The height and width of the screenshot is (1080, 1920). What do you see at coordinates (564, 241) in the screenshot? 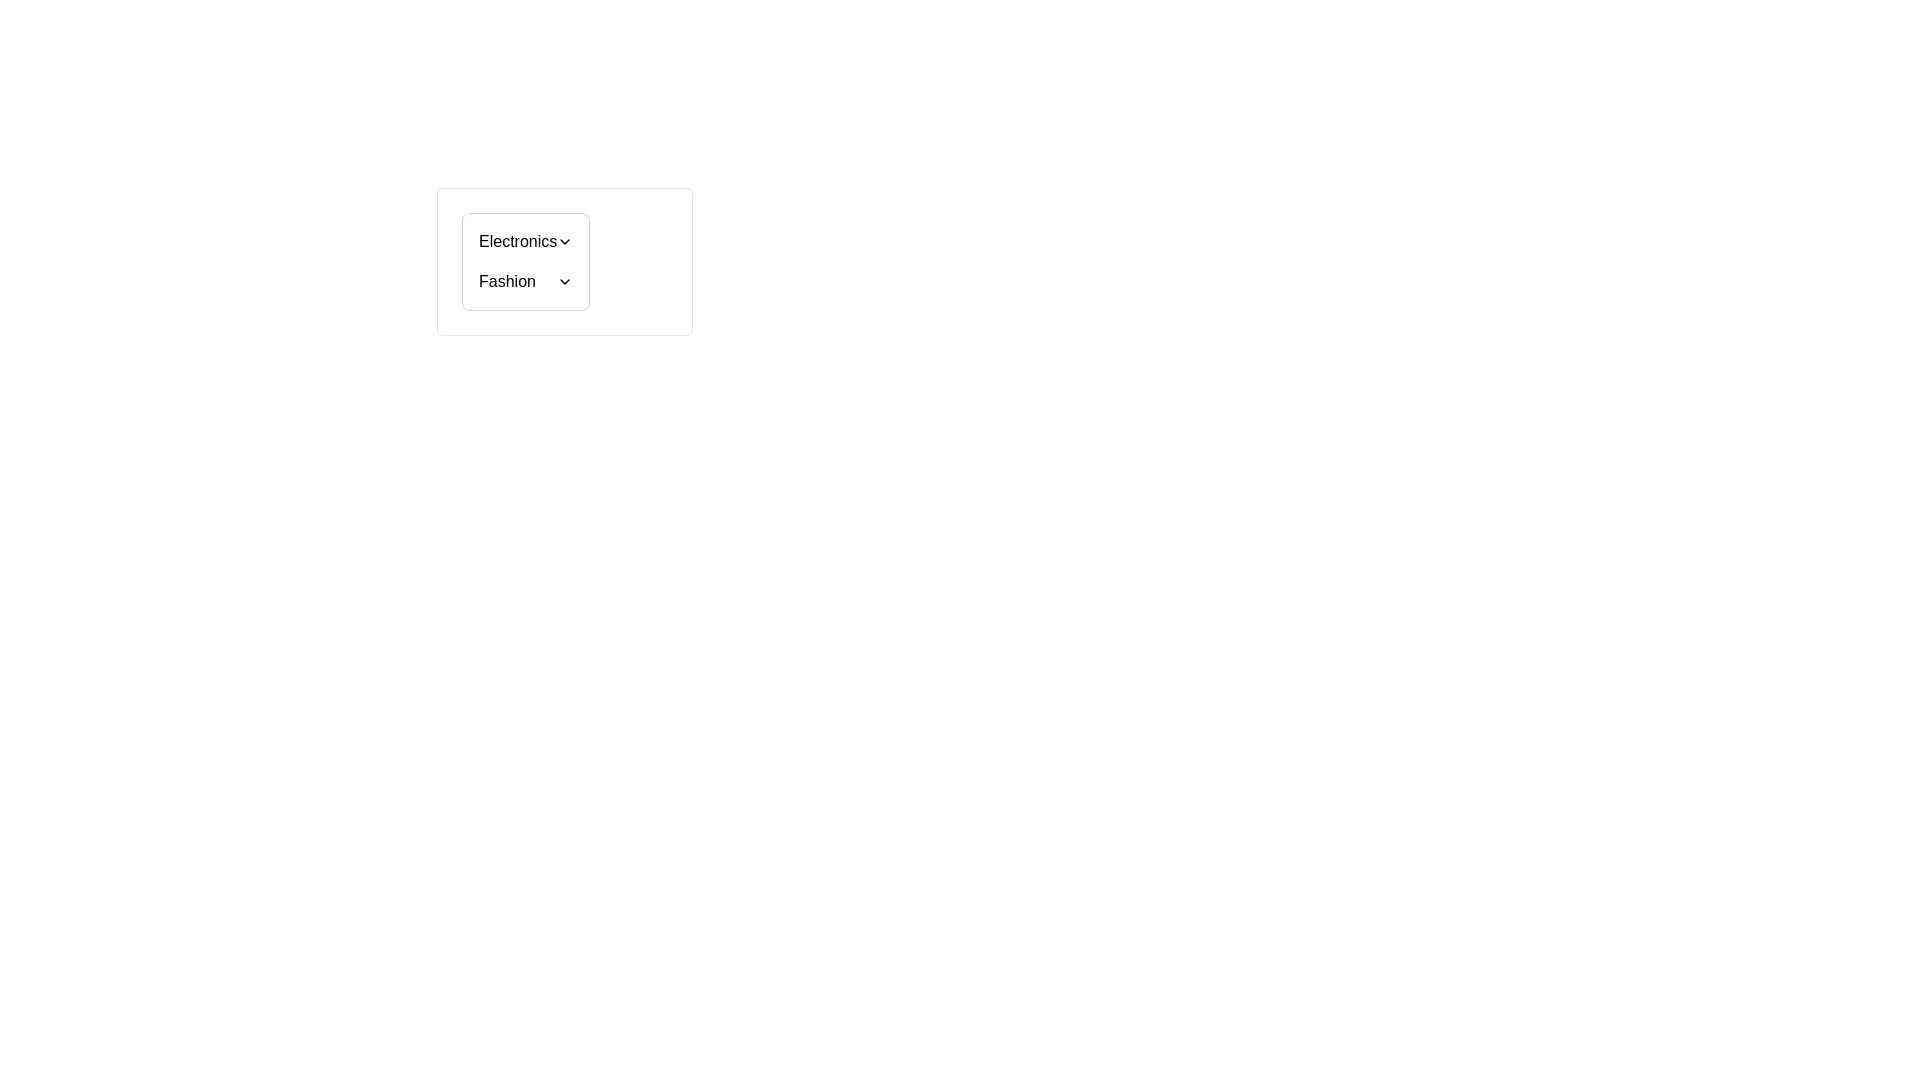
I see `the Dropdown Indicator Icon, which is a downward facing chevron icon positioned at the far right of the 'Electronics' row` at bounding box center [564, 241].